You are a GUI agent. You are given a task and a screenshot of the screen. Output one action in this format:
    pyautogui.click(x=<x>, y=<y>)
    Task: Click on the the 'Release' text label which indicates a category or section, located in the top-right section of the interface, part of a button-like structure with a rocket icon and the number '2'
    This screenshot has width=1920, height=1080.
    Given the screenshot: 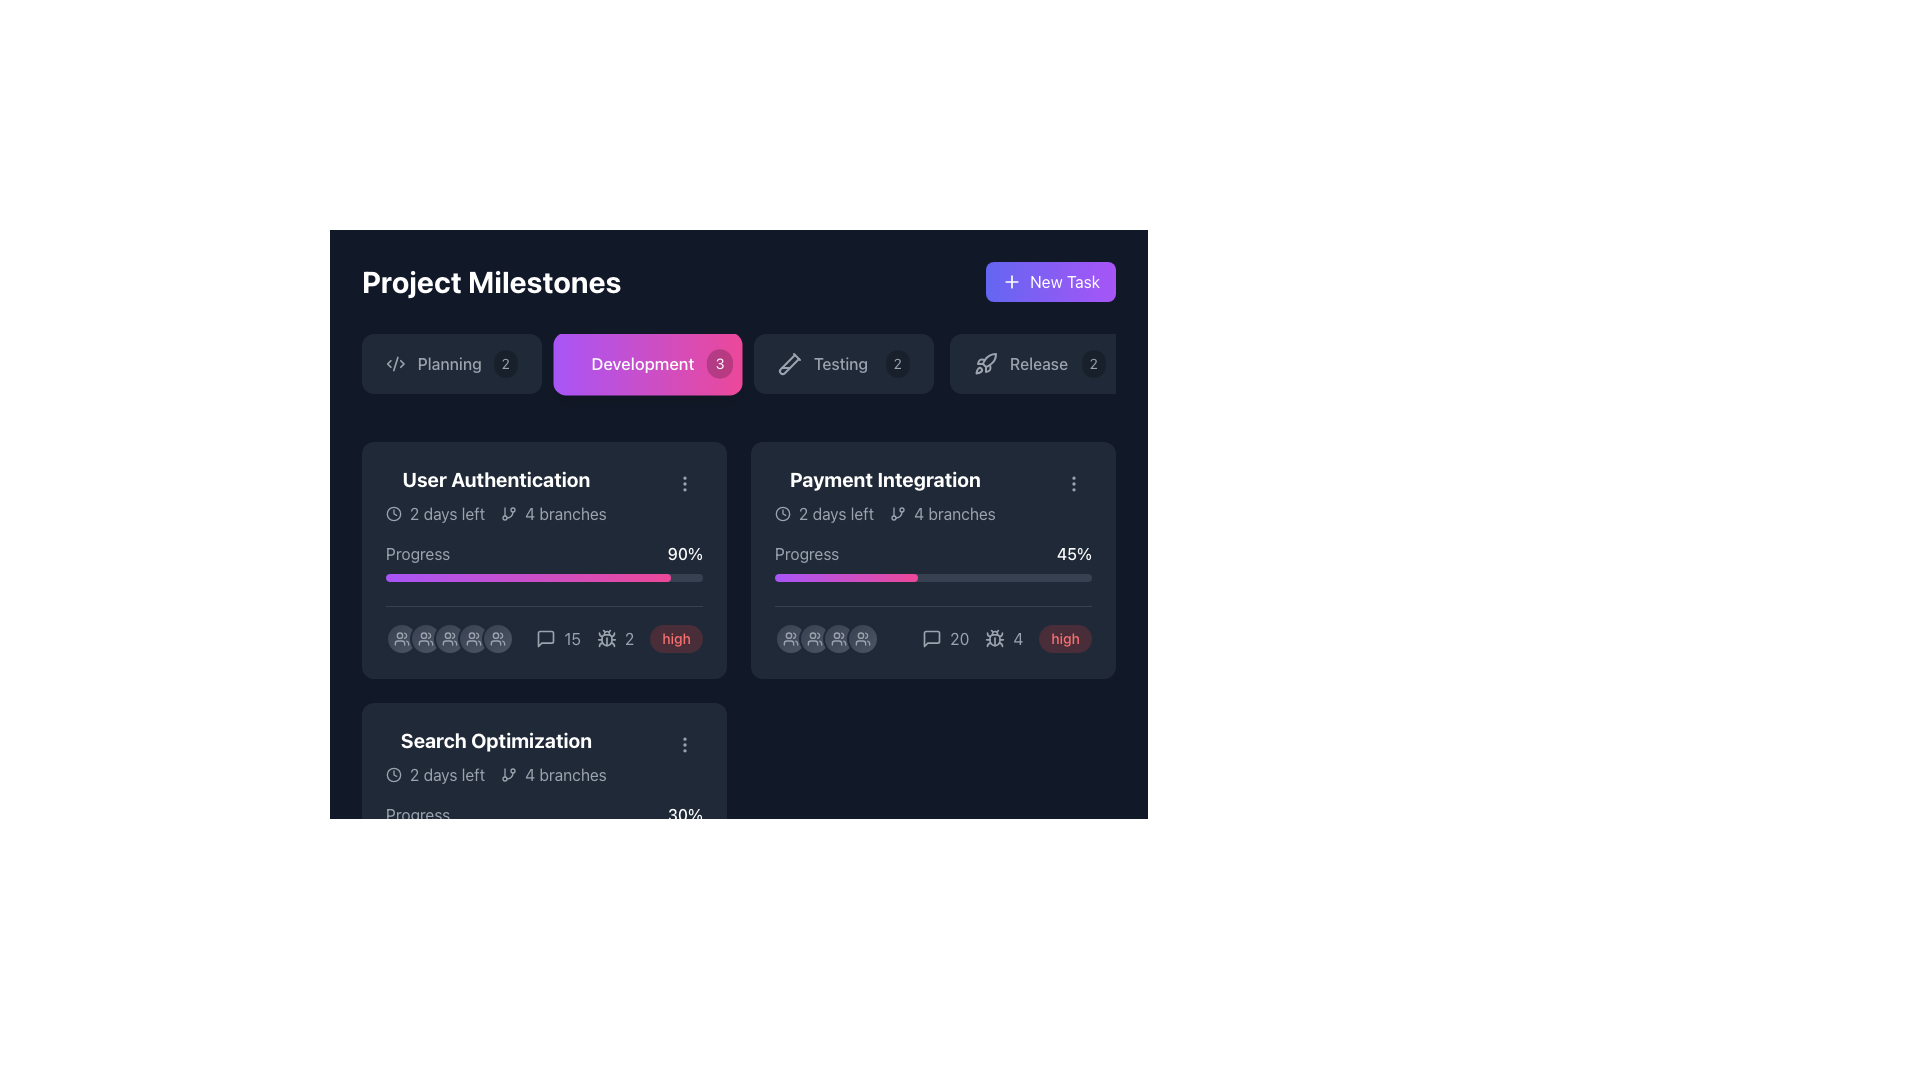 What is the action you would take?
    pyautogui.click(x=1039, y=363)
    